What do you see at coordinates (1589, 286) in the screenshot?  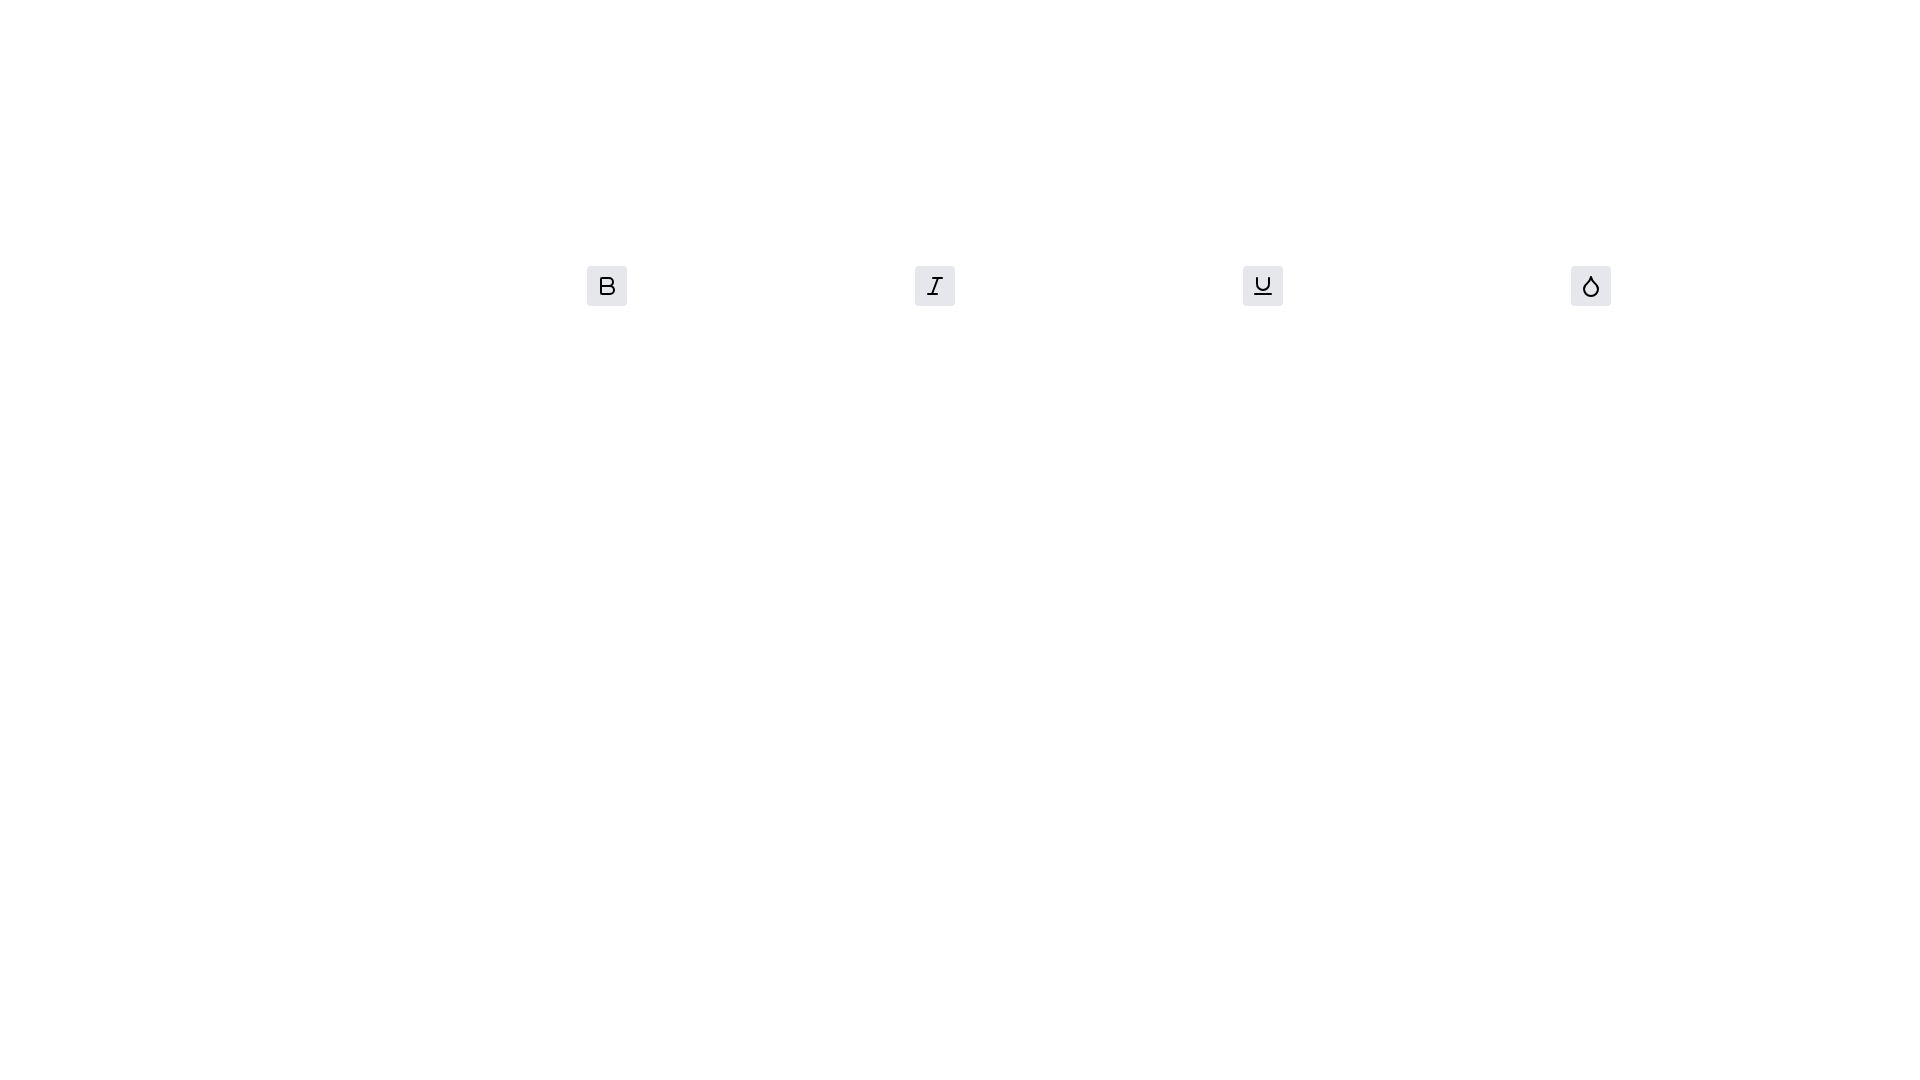 I see `the liquid-related icon positioned to the far right of the button array, located slightly right of the underlined 'U' icon` at bounding box center [1589, 286].